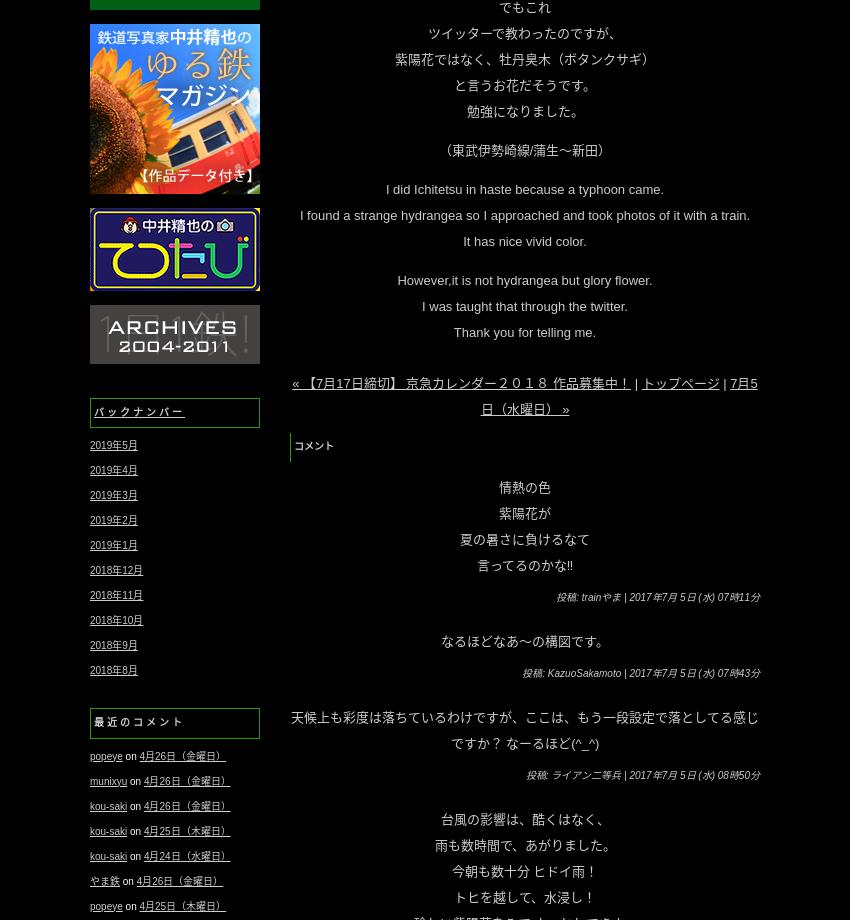 The width and height of the screenshot is (850, 920). Describe the element at coordinates (89, 545) in the screenshot. I see `'2019年1月'` at that location.